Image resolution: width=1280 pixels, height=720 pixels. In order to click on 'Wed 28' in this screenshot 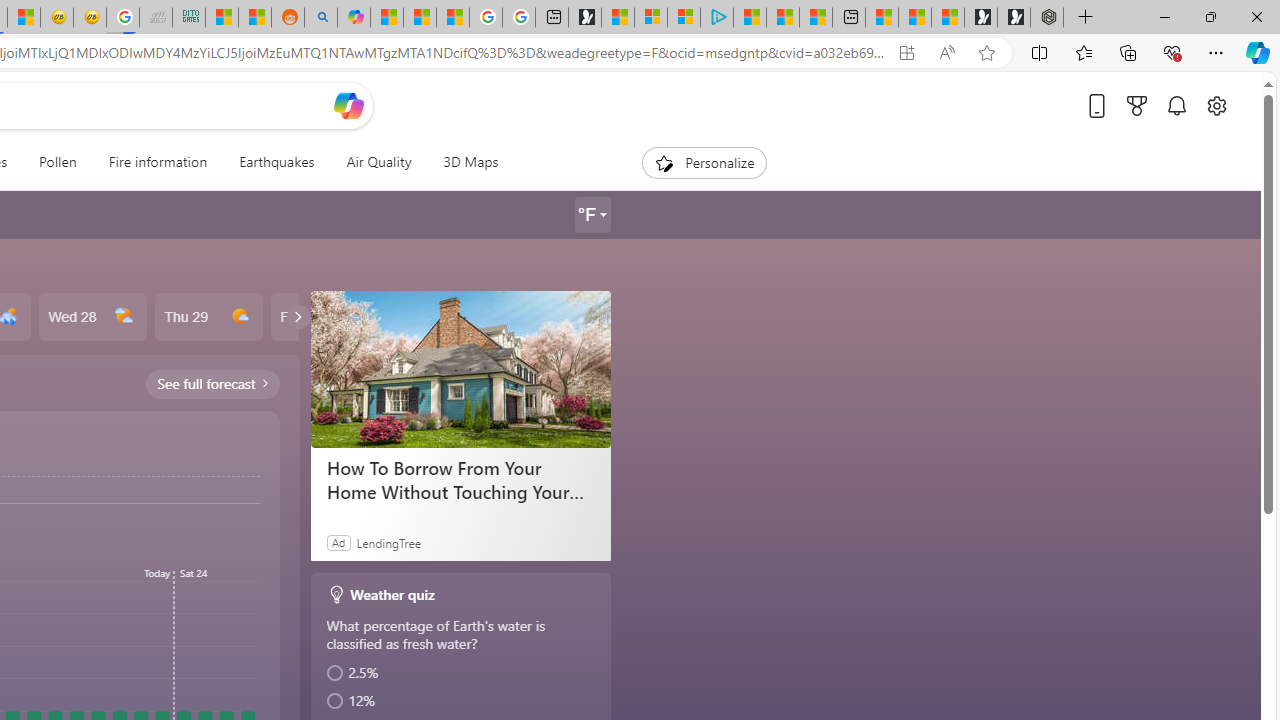, I will do `click(91, 316)`.